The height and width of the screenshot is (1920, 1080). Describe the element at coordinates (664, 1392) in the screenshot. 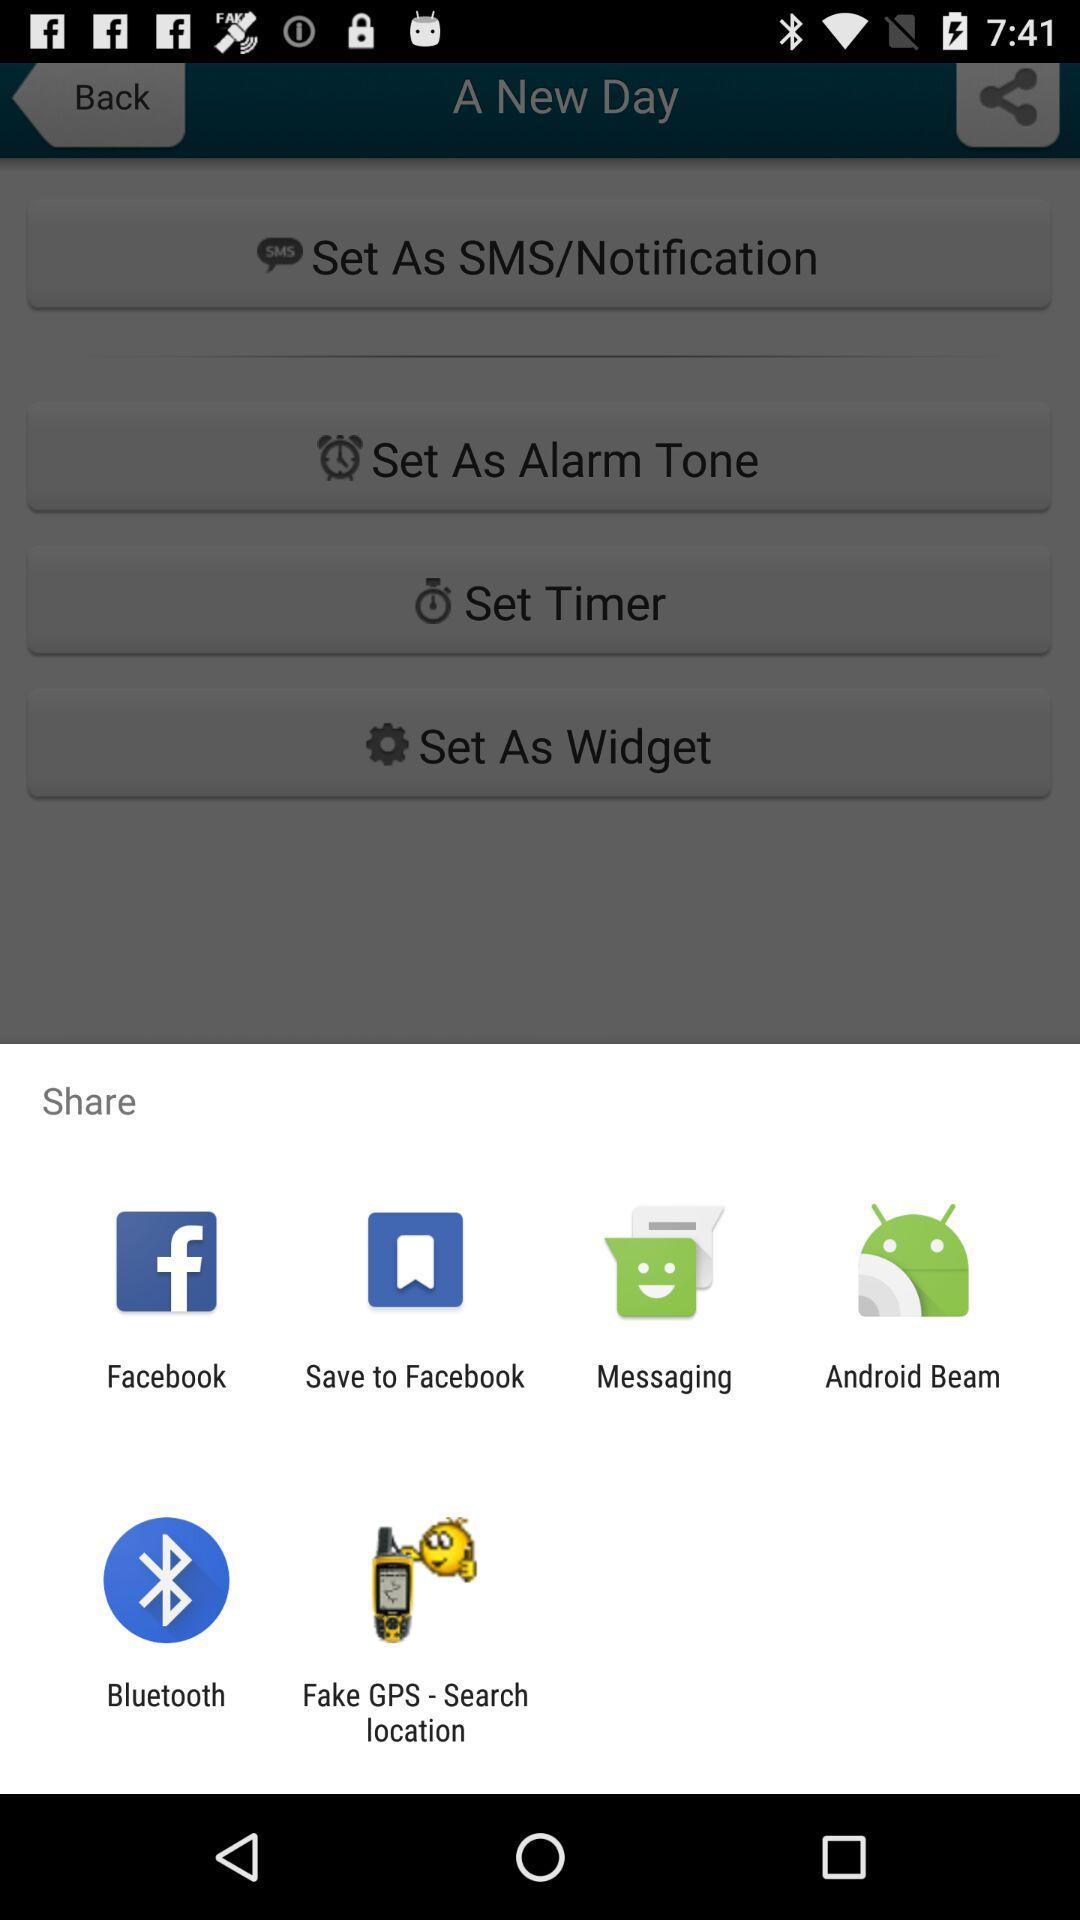

I see `the messaging icon` at that location.